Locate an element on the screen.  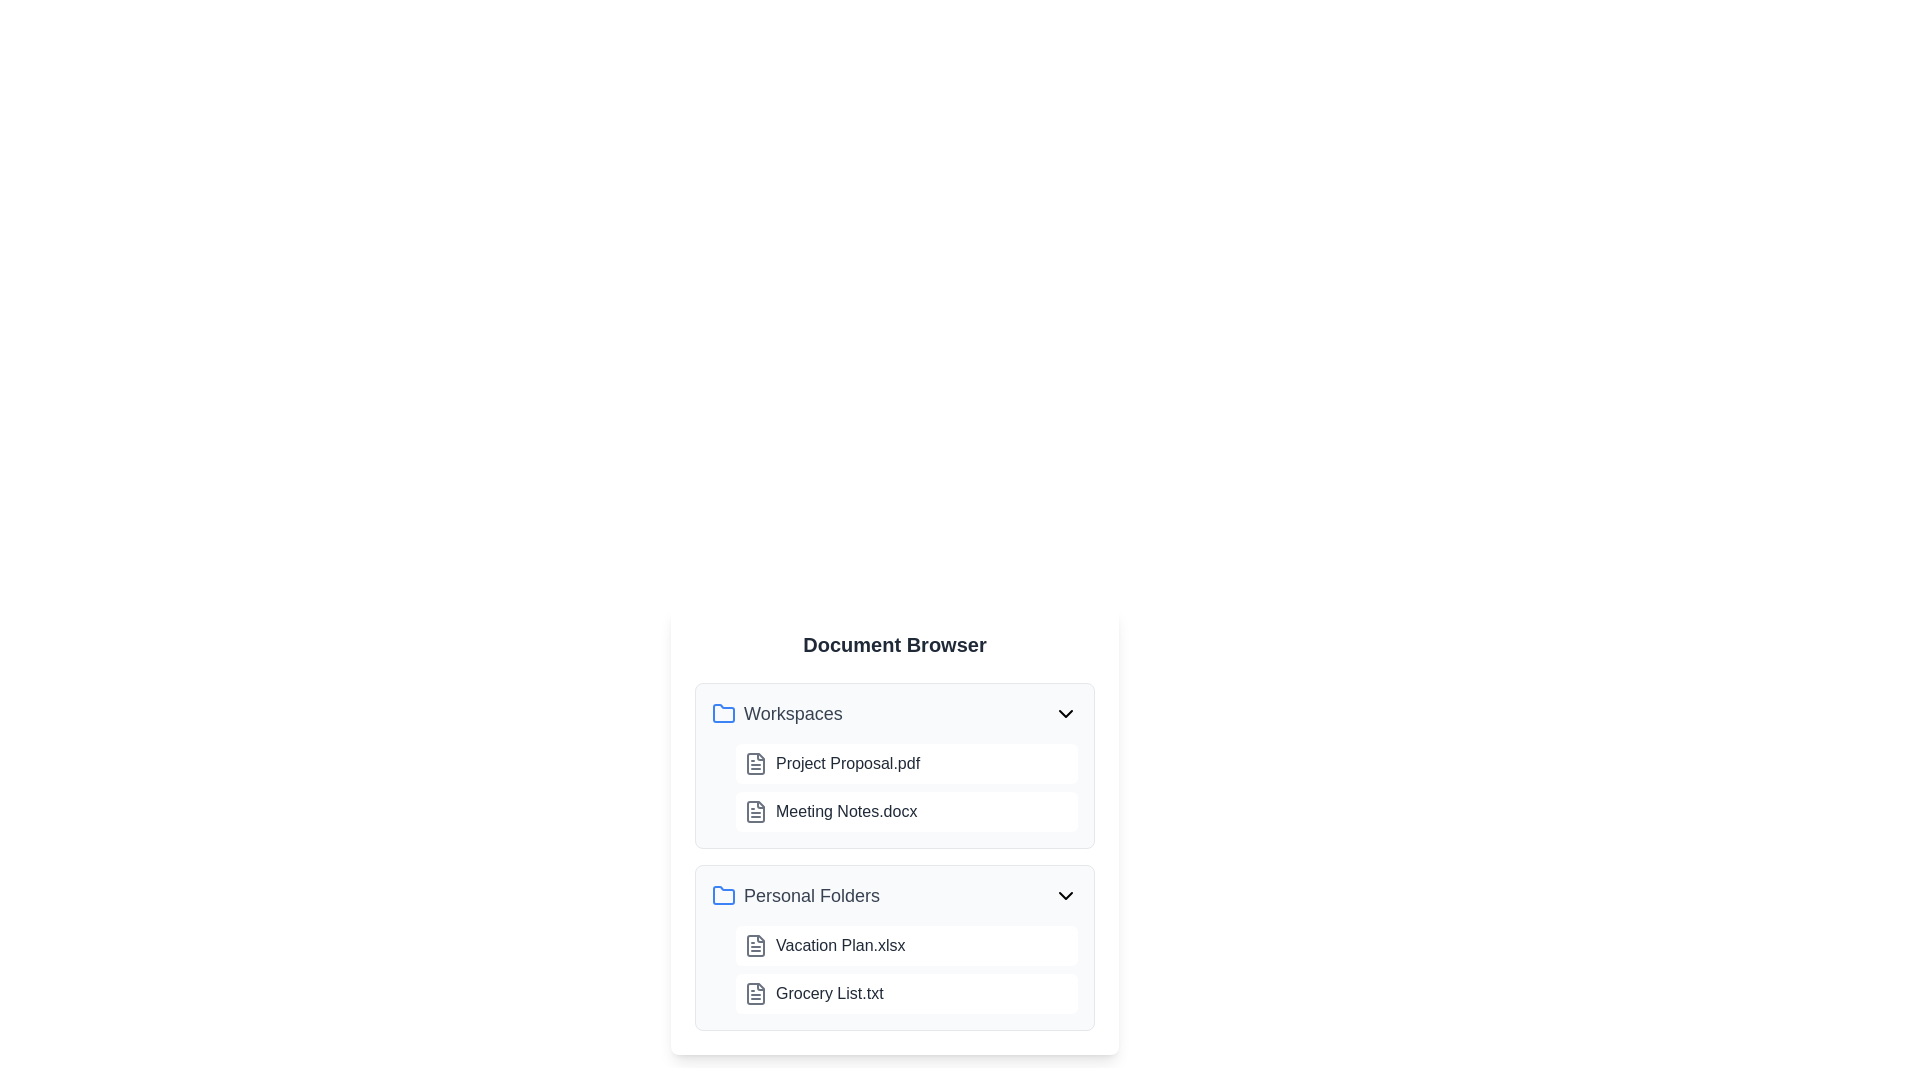
the gray file icon with rounded corners located in the 'Personal Folders' section next to 'Grocery List.txt' is located at coordinates (754, 994).